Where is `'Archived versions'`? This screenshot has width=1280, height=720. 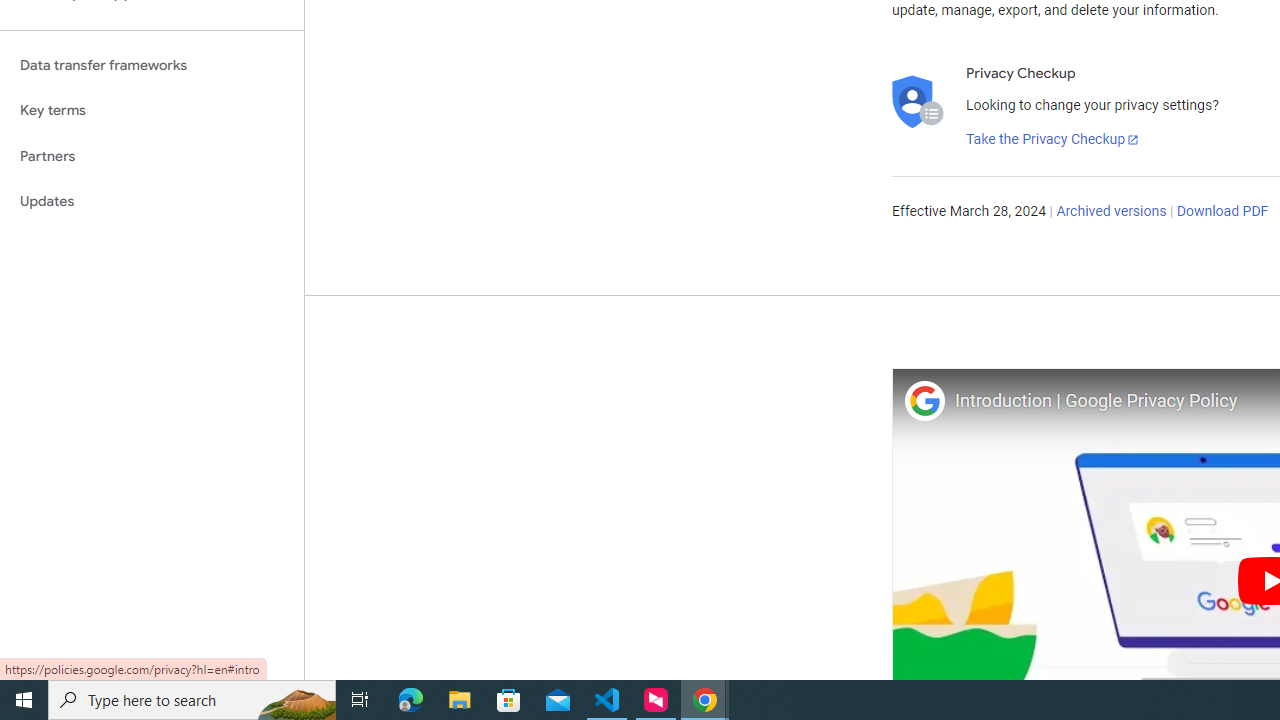
'Archived versions' is located at coordinates (1110, 212).